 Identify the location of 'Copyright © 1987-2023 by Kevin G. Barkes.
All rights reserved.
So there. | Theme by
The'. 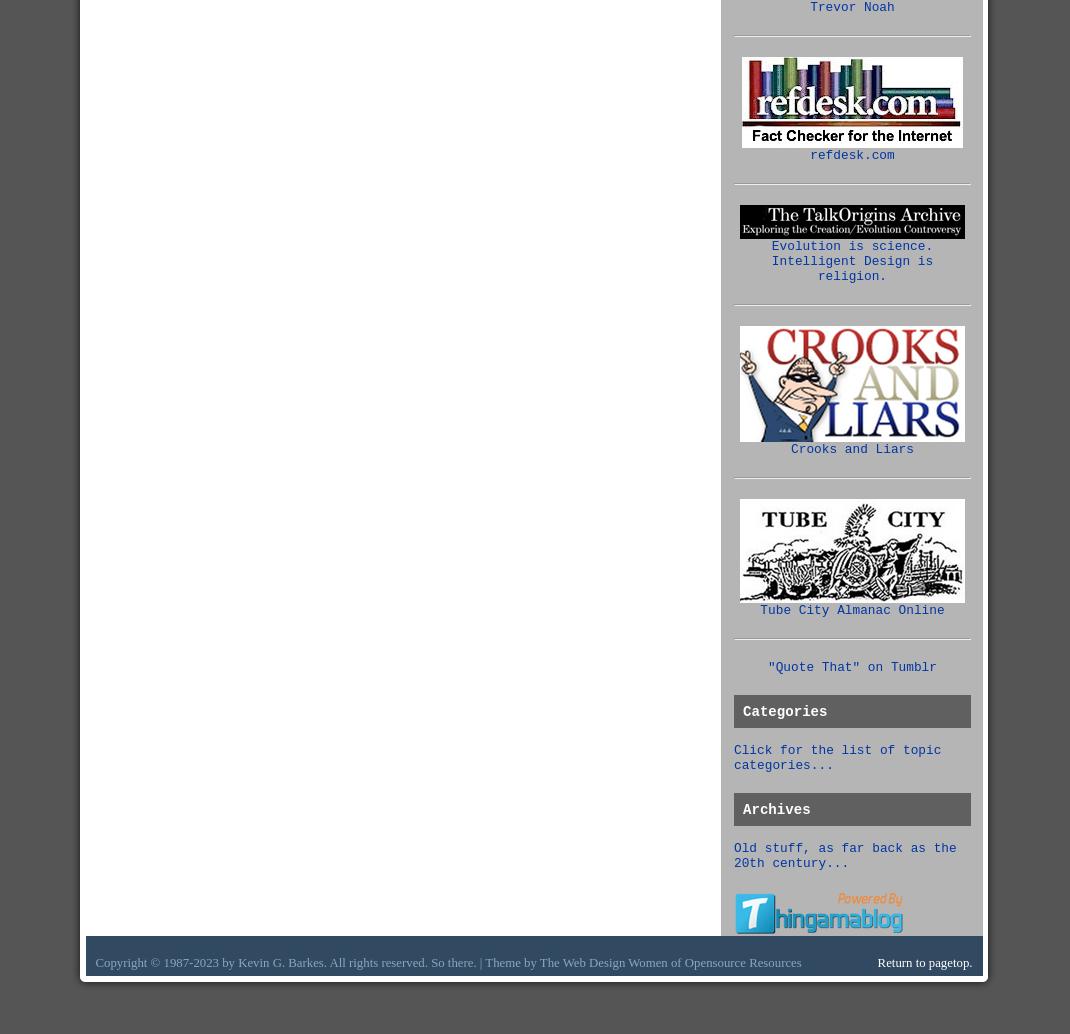
(328, 961).